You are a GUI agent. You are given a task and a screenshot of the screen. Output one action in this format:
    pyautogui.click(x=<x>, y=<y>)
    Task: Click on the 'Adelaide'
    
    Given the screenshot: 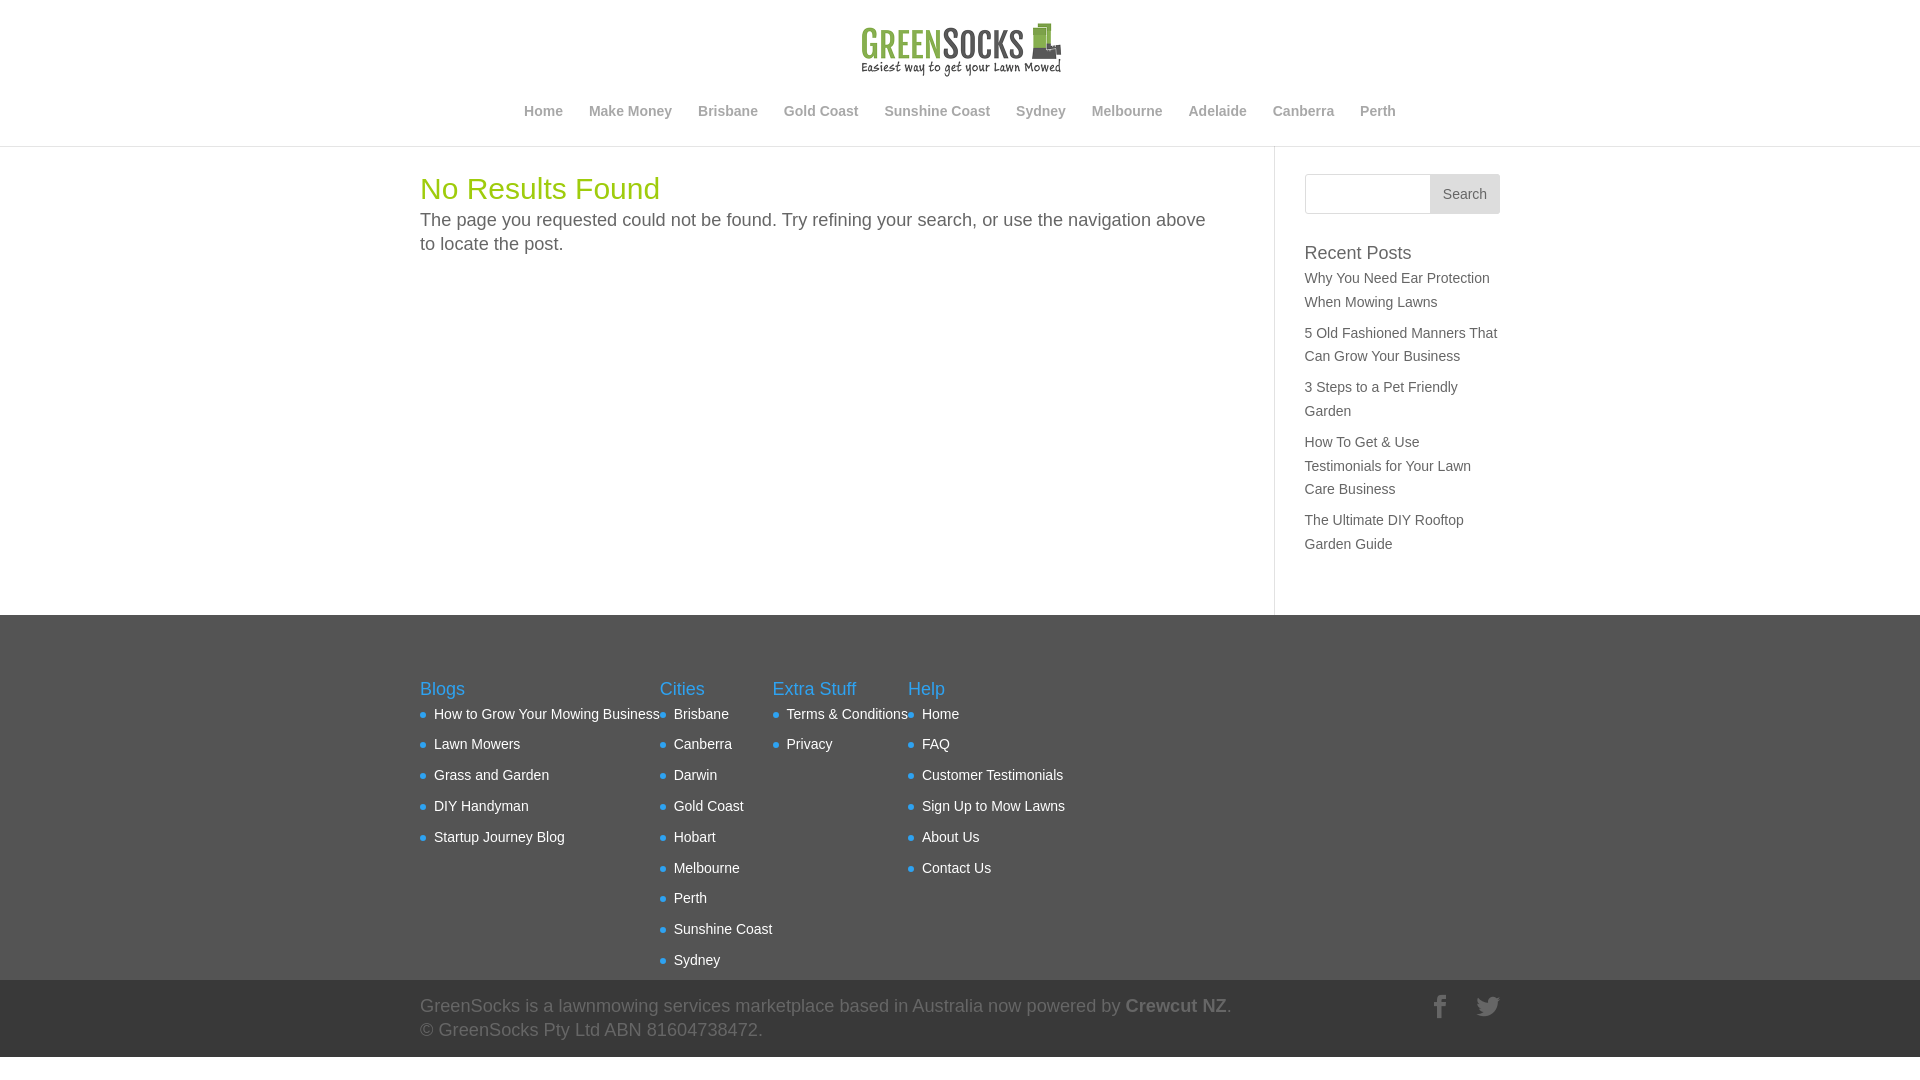 What is the action you would take?
    pyautogui.click(x=1216, y=124)
    